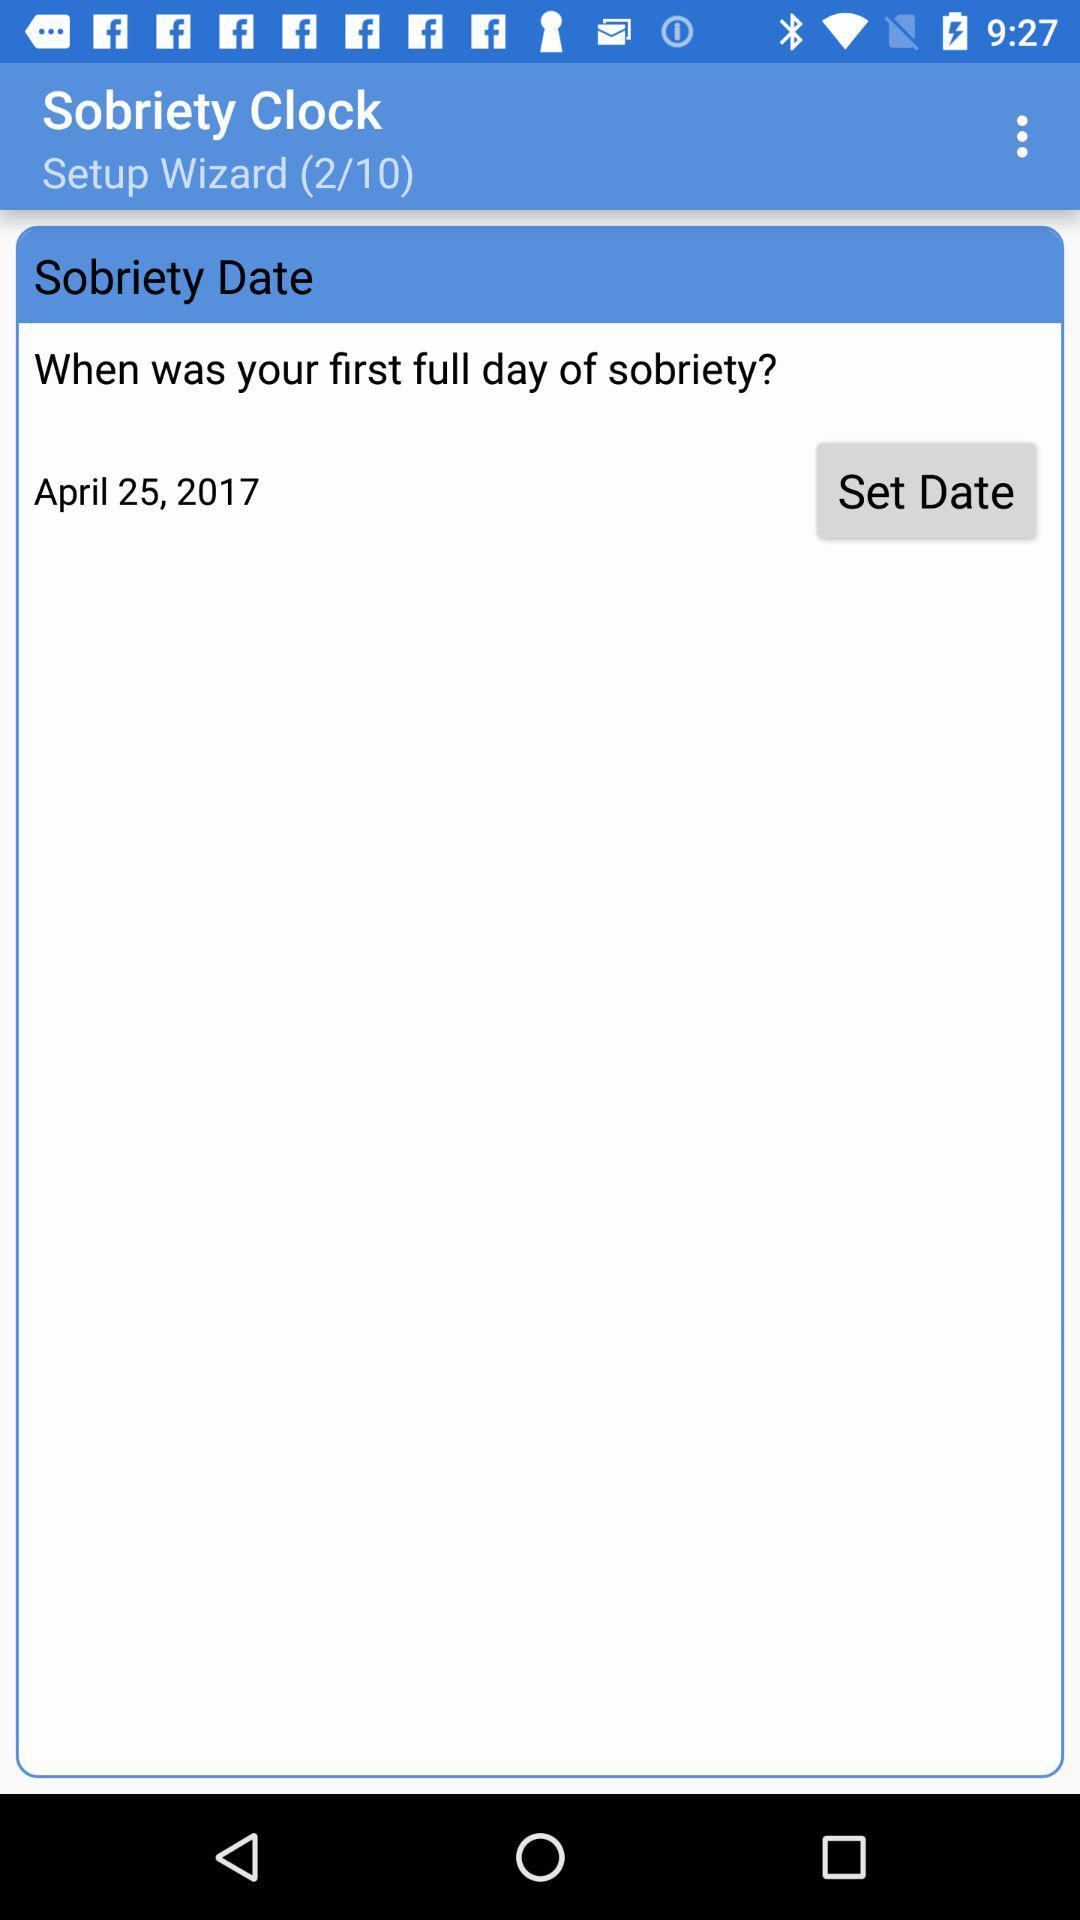 This screenshot has height=1920, width=1080. I want to click on item next to the setup wizard 2 icon, so click(1027, 135).